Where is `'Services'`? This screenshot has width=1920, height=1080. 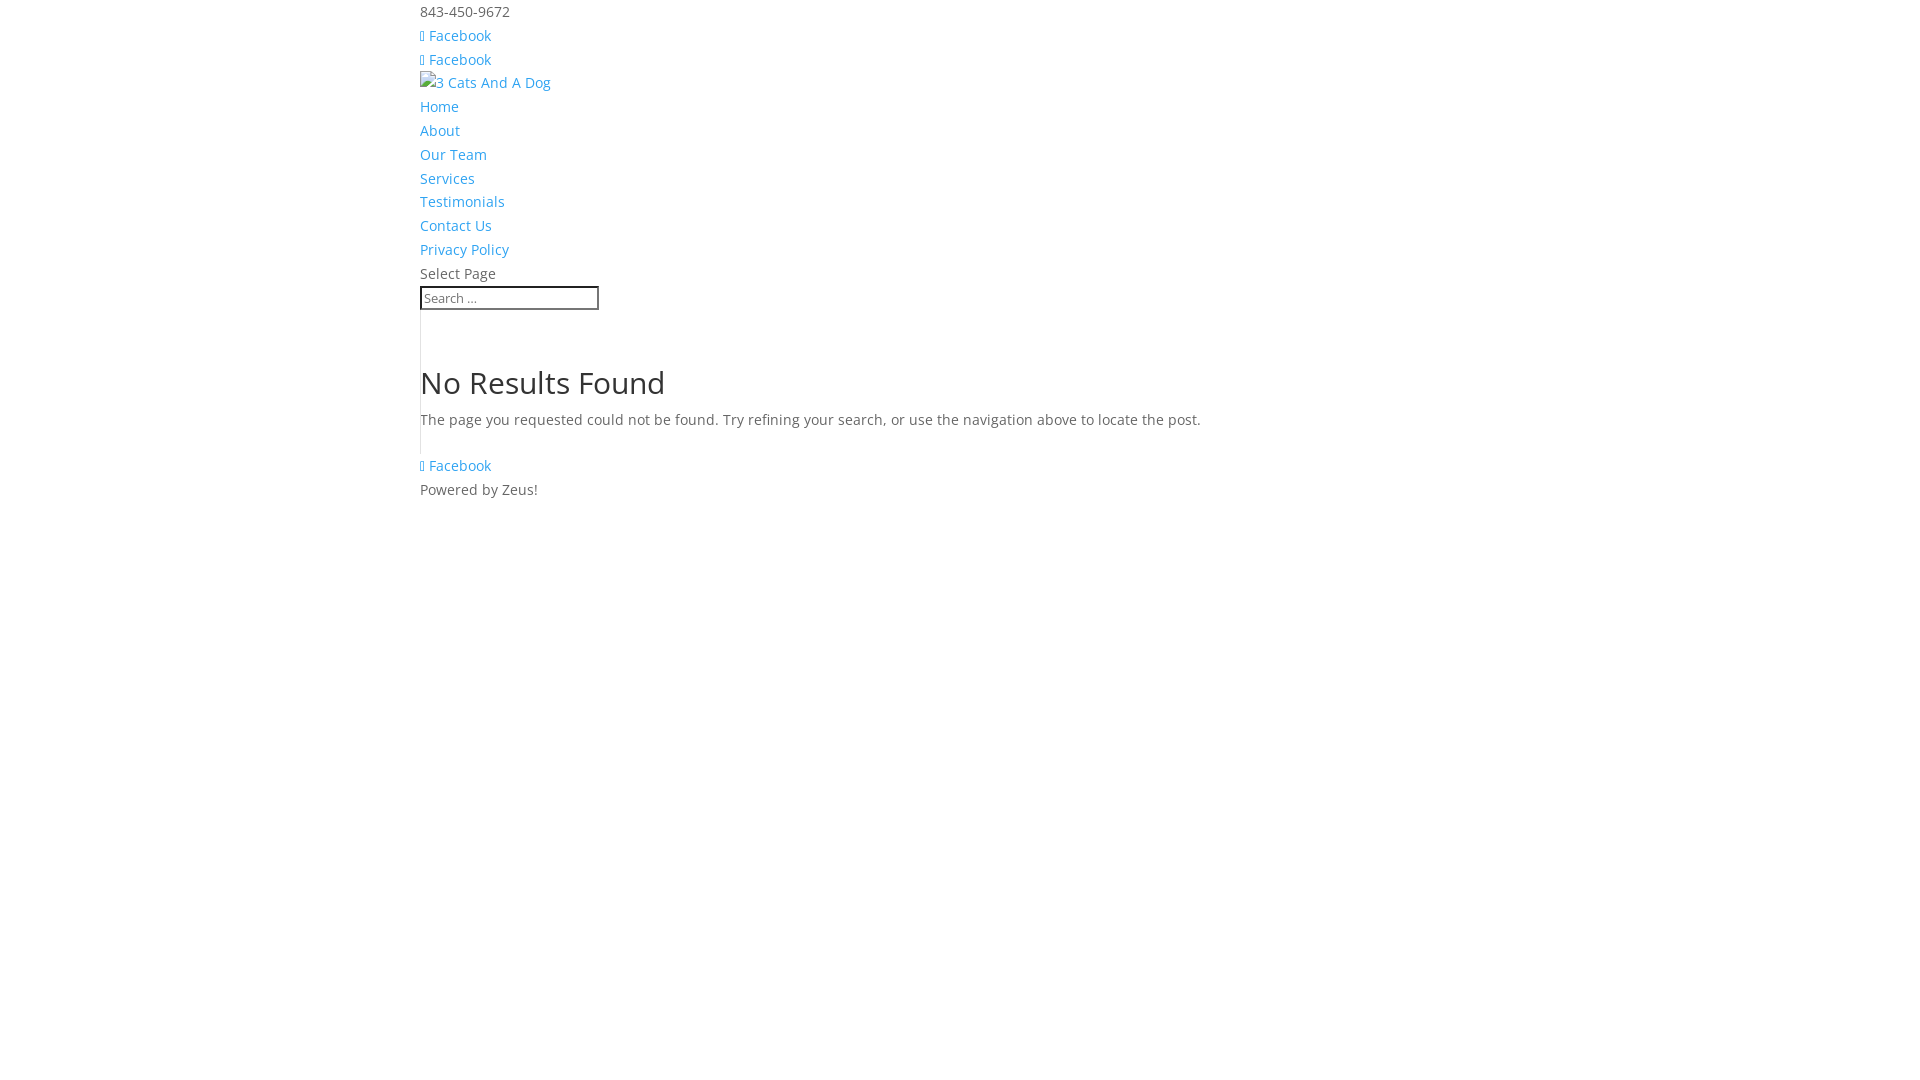 'Services' is located at coordinates (419, 177).